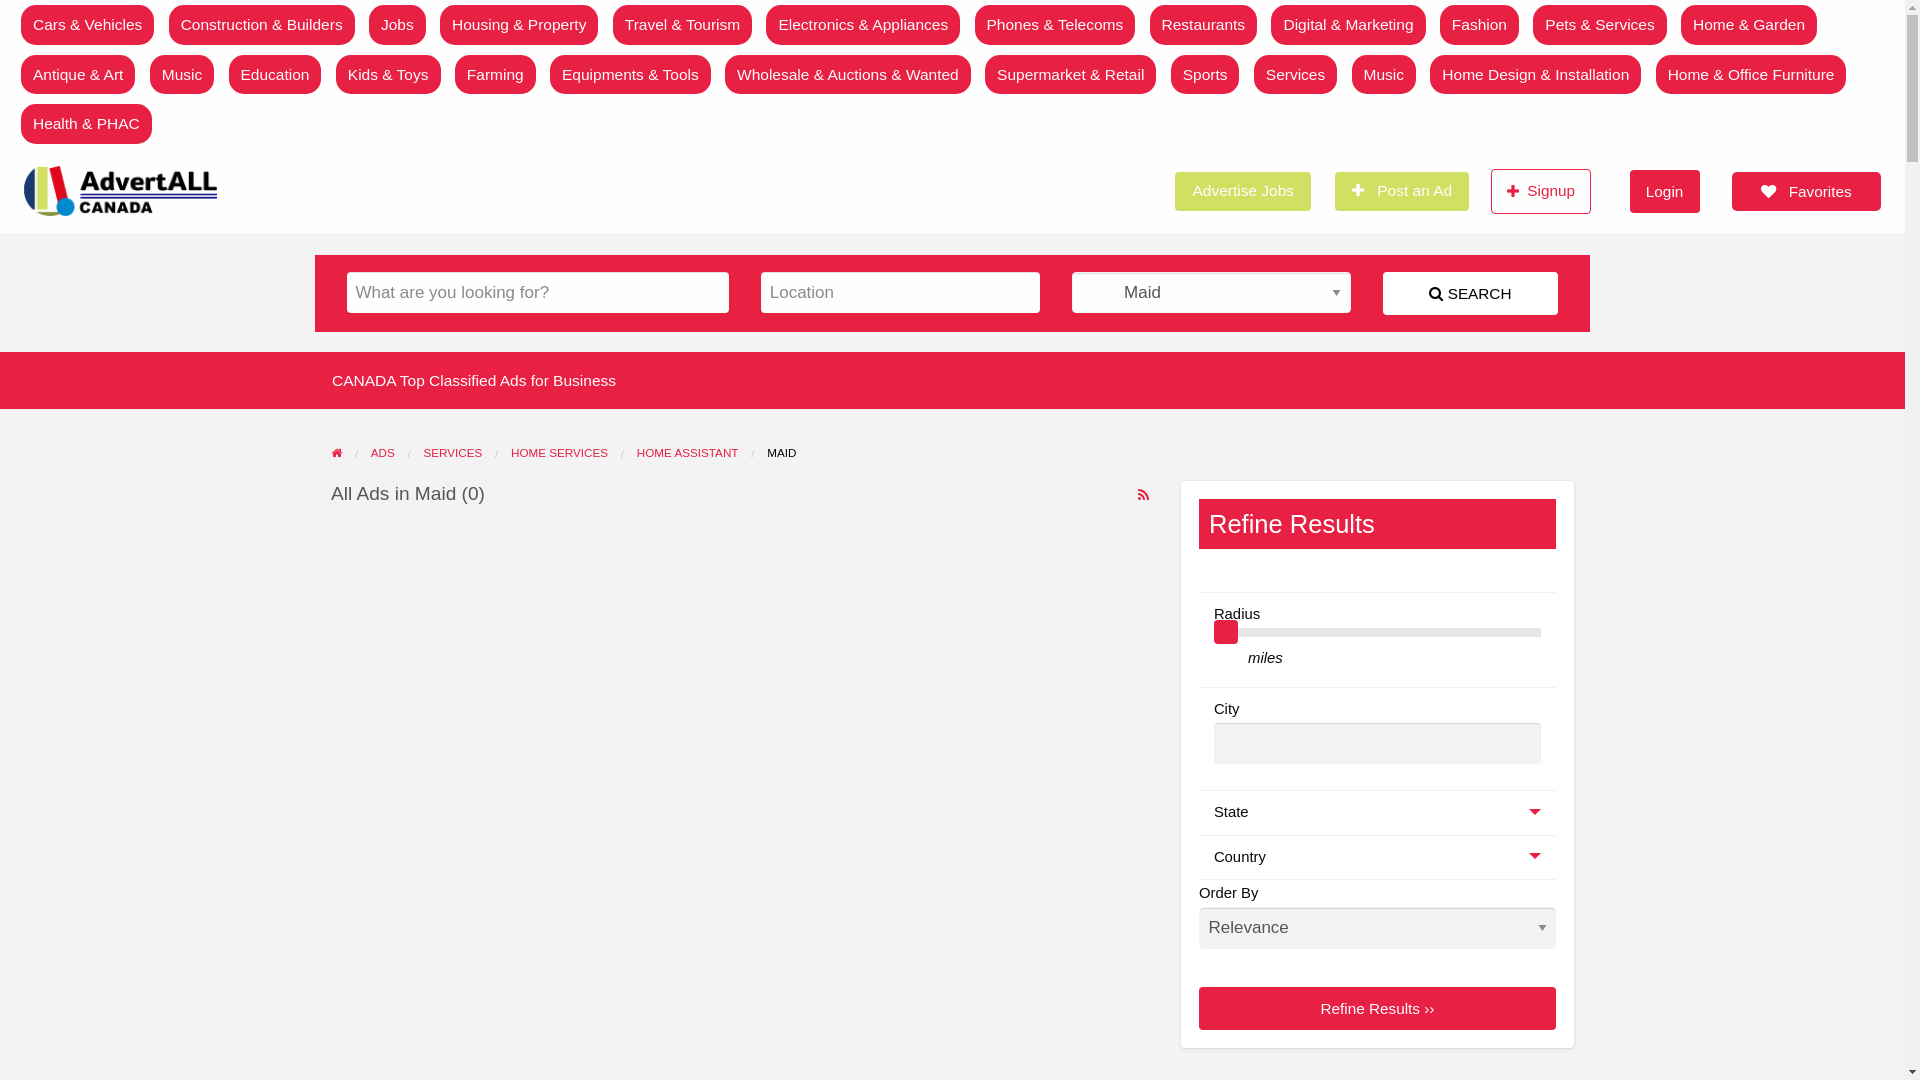  What do you see at coordinates (1531, 24) in the screenshot?
I see `'Pets & Services'` at bounding box center [1531, 24].